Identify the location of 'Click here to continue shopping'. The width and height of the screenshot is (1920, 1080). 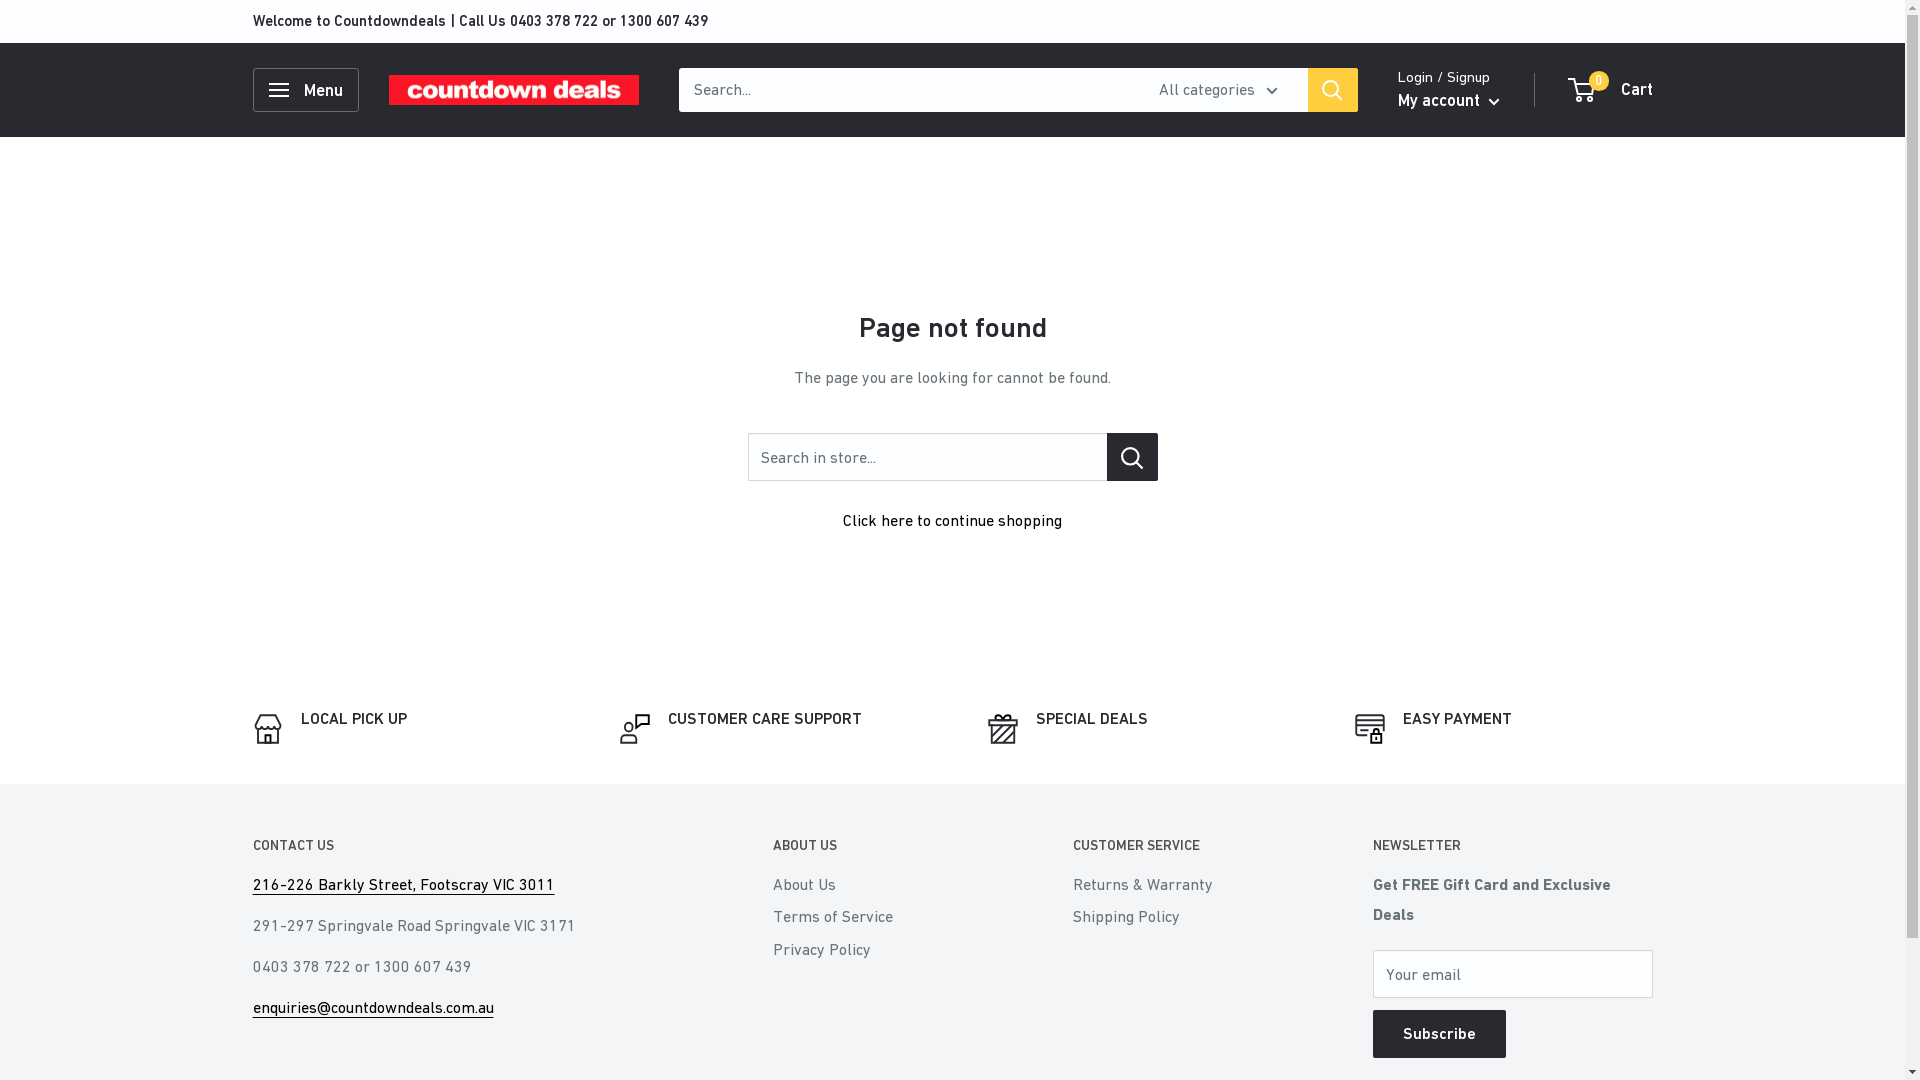
(951, 519).